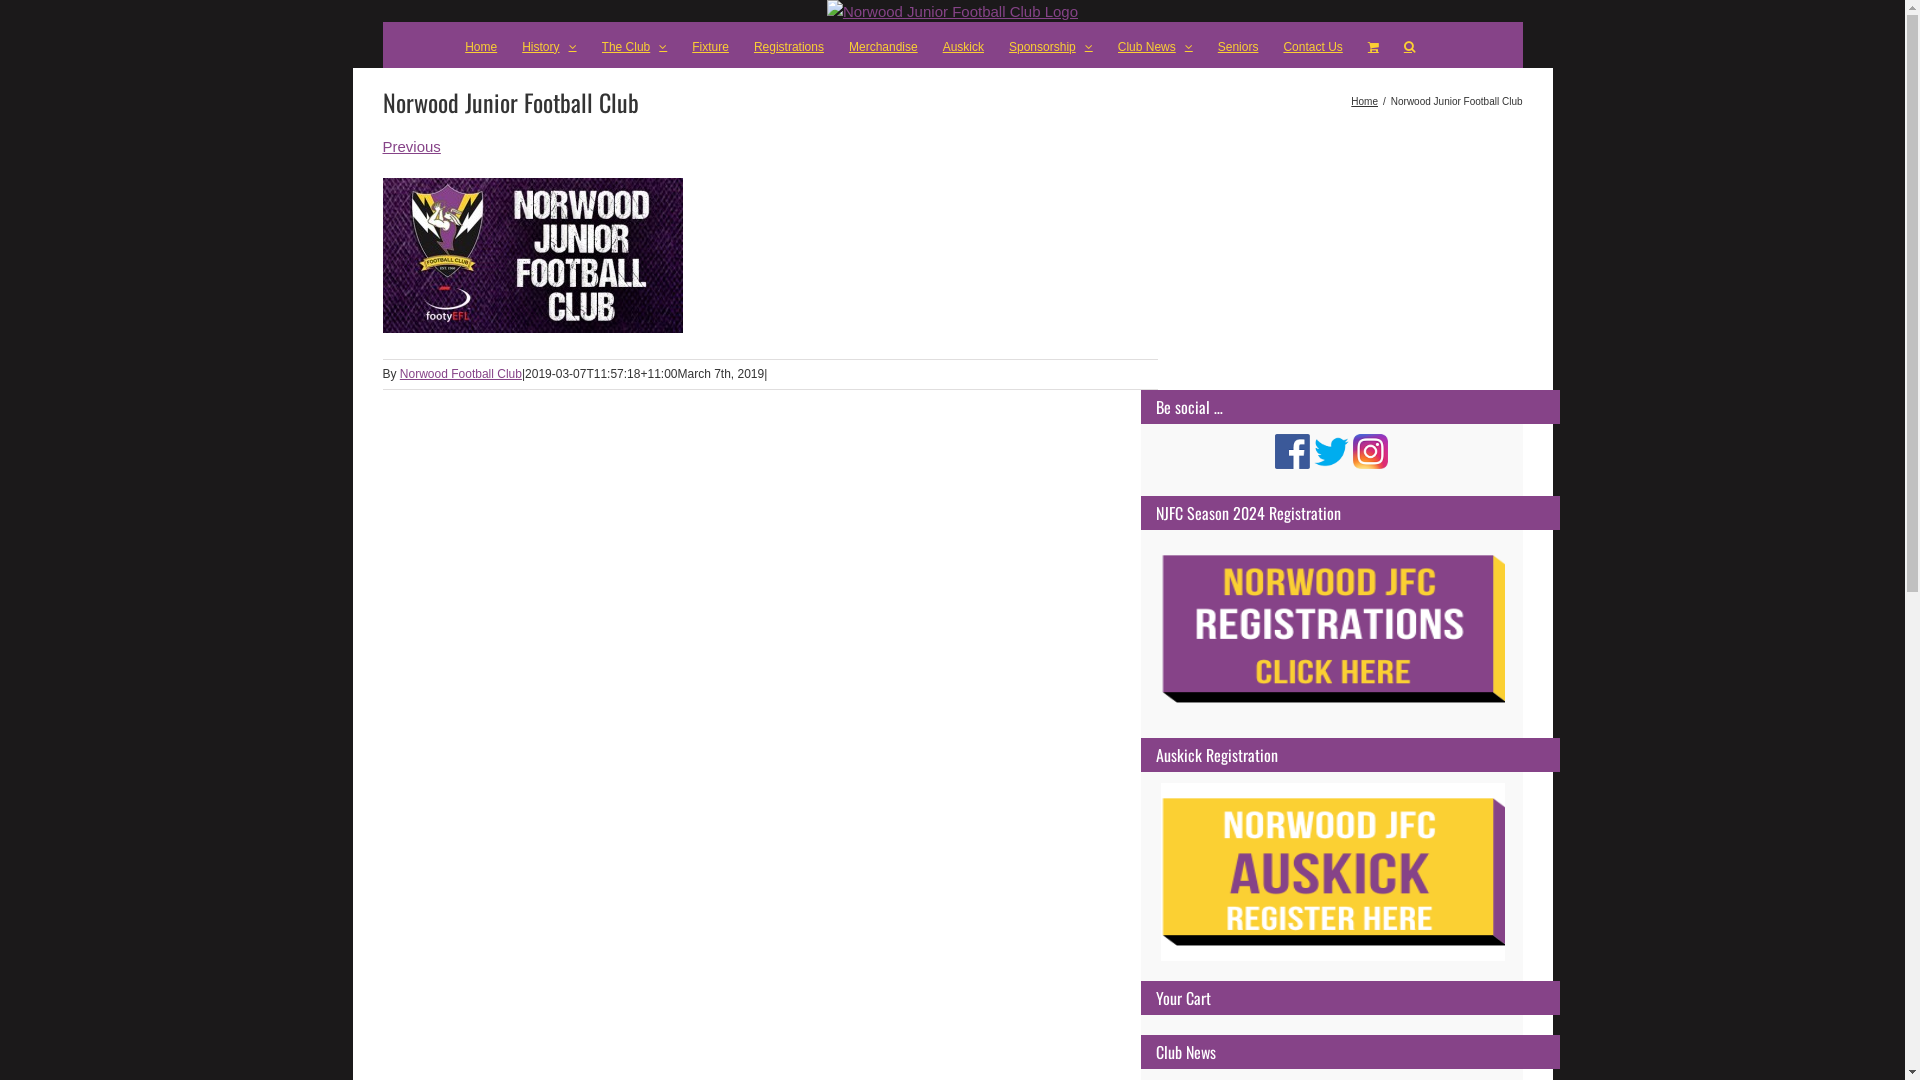 The height and width of the screenshot is (1080, 1920). What do you see at coordinates (480, 45) in the screenshot?
I see `'Home'` at bounding box center [480, 45].